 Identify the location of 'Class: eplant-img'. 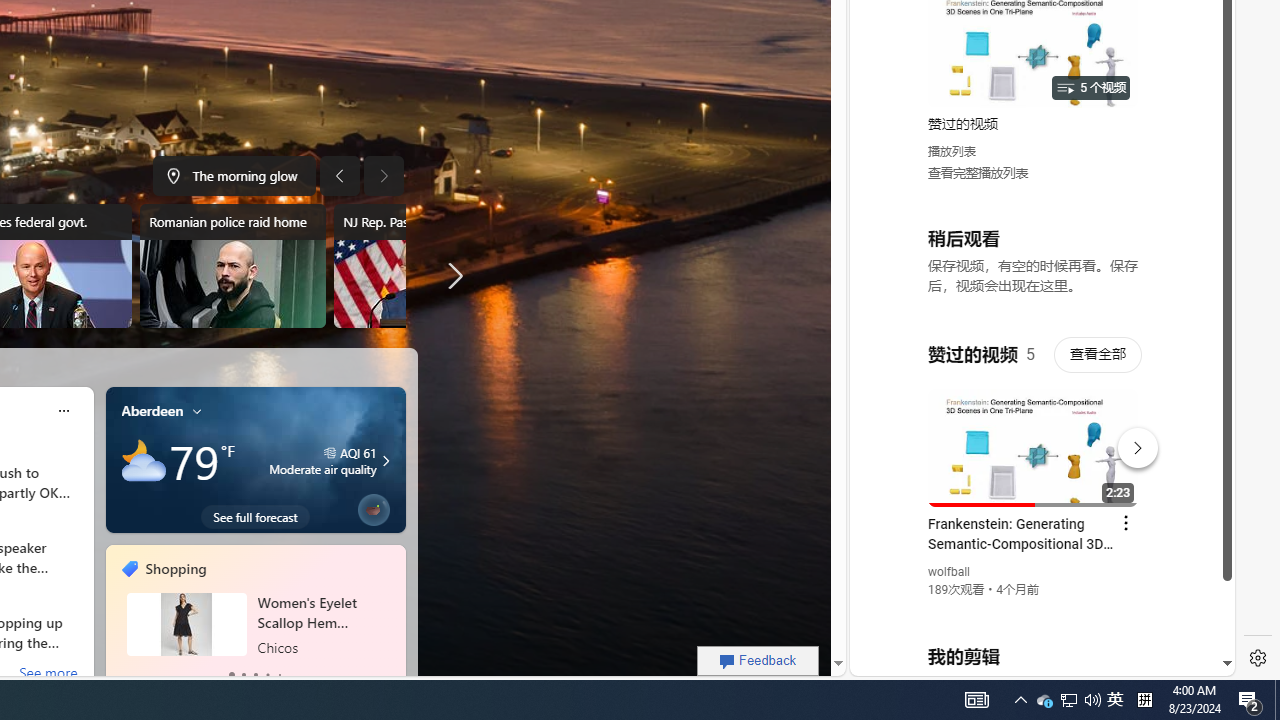
(373, 505).